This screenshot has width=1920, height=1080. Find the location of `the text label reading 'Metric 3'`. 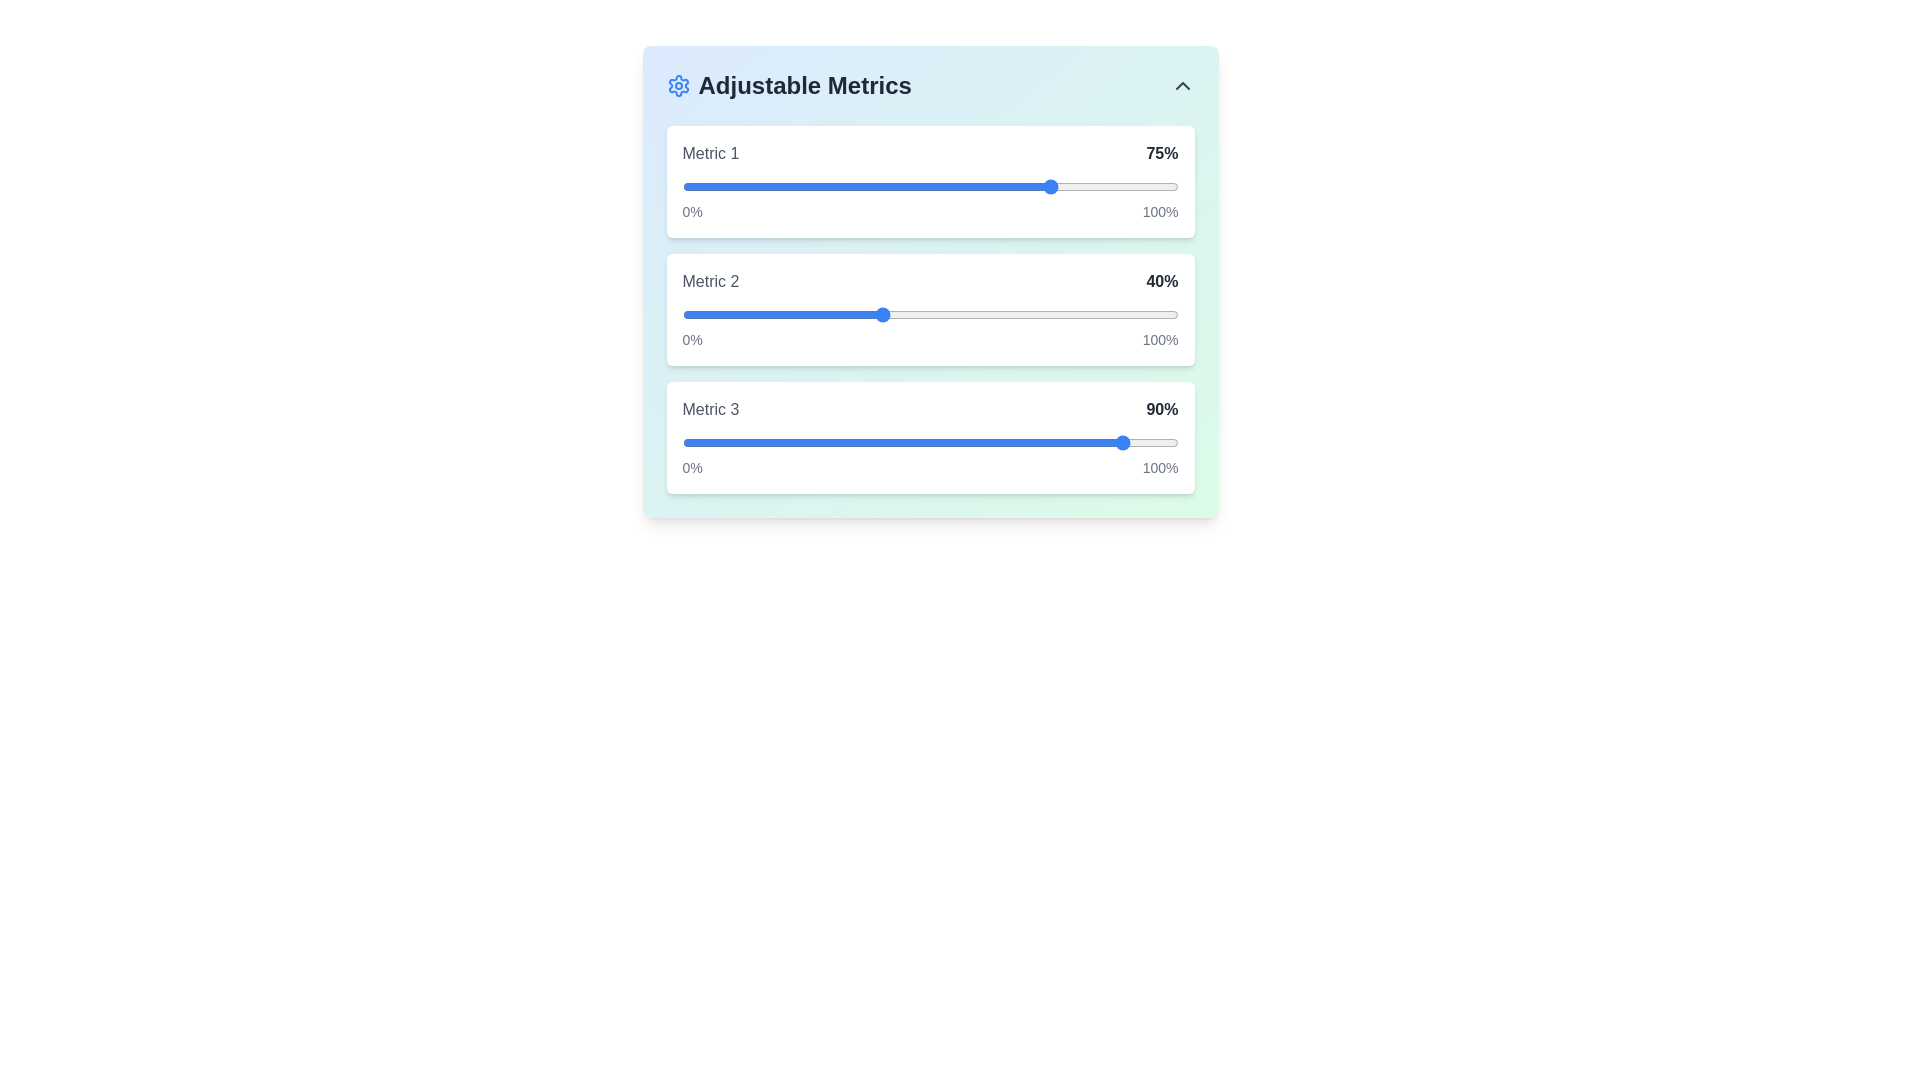

the text label reading 'Metric 3' is located at coordinates (710, 408).